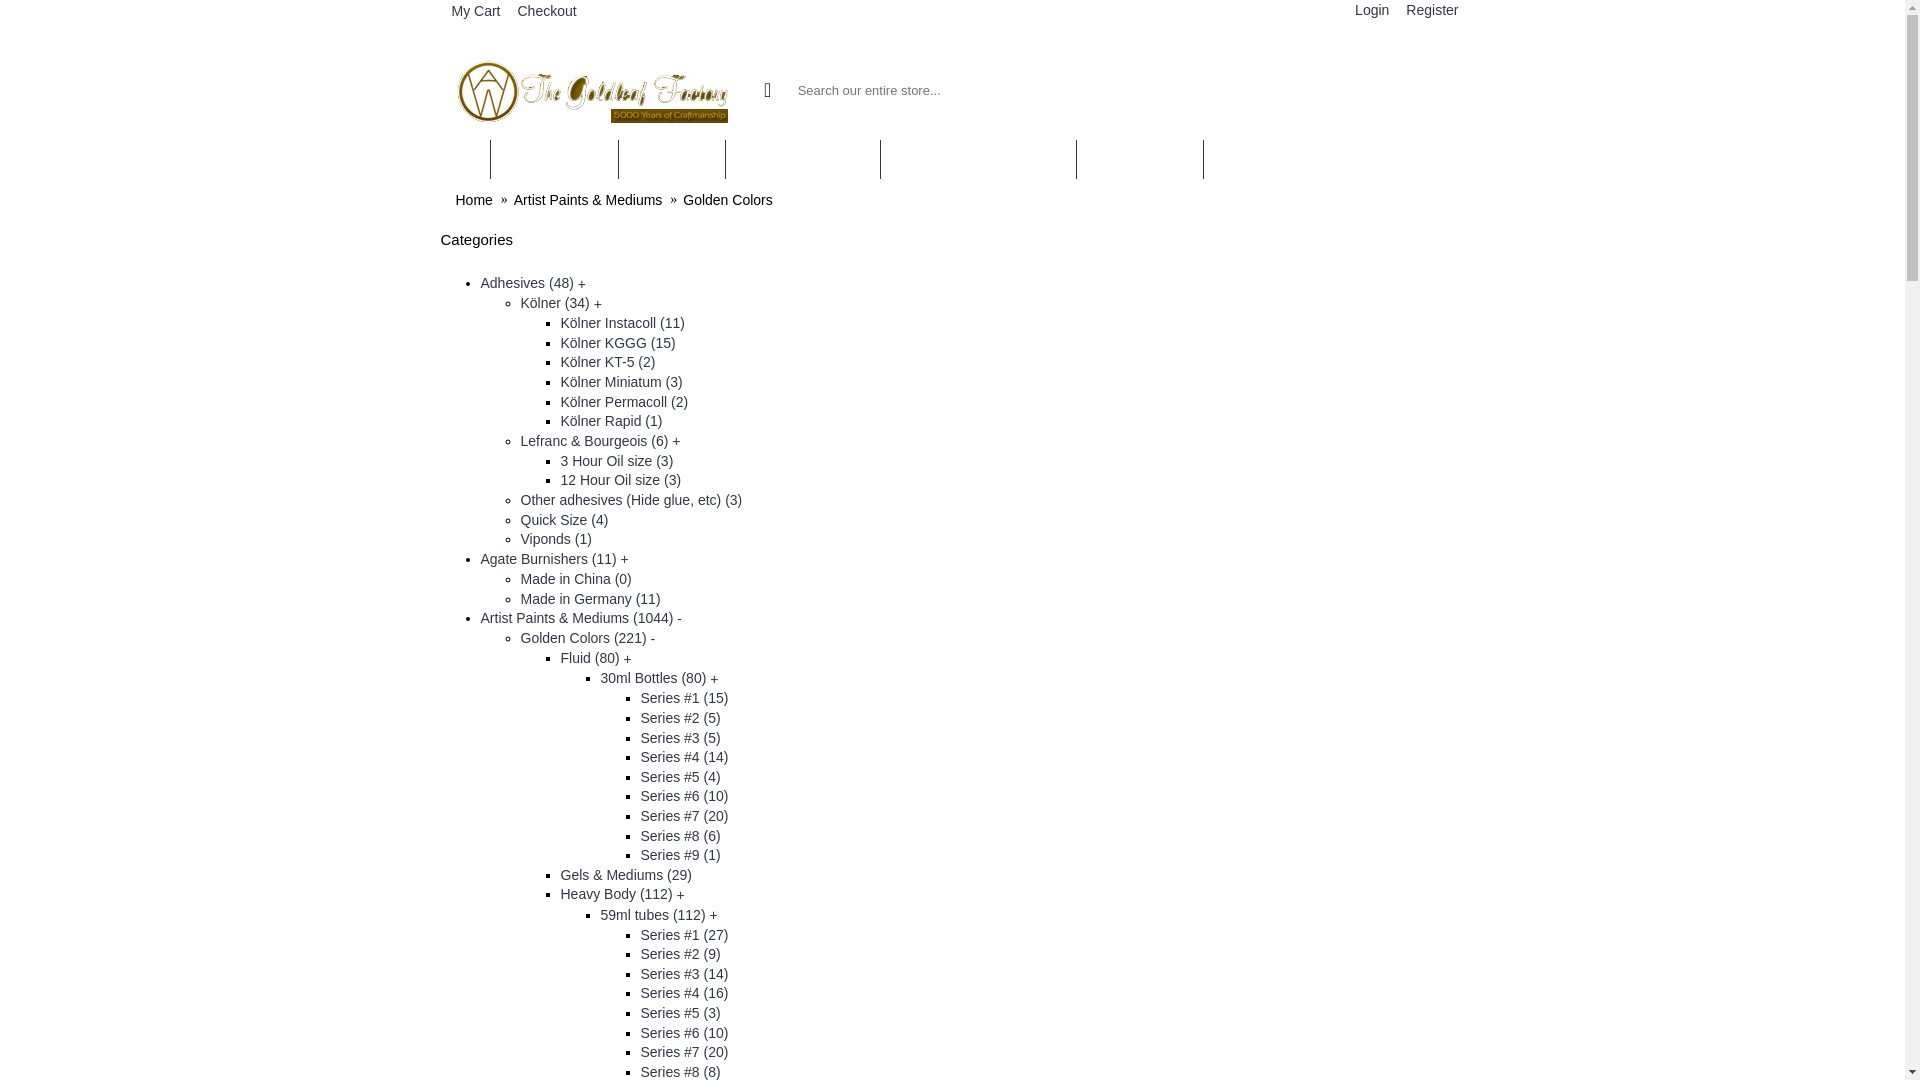  What do you see at coordinates (619, 479) in the screenshot?
I see `'12 Hour Oil size (3)'` at bounding box center [619, 479].